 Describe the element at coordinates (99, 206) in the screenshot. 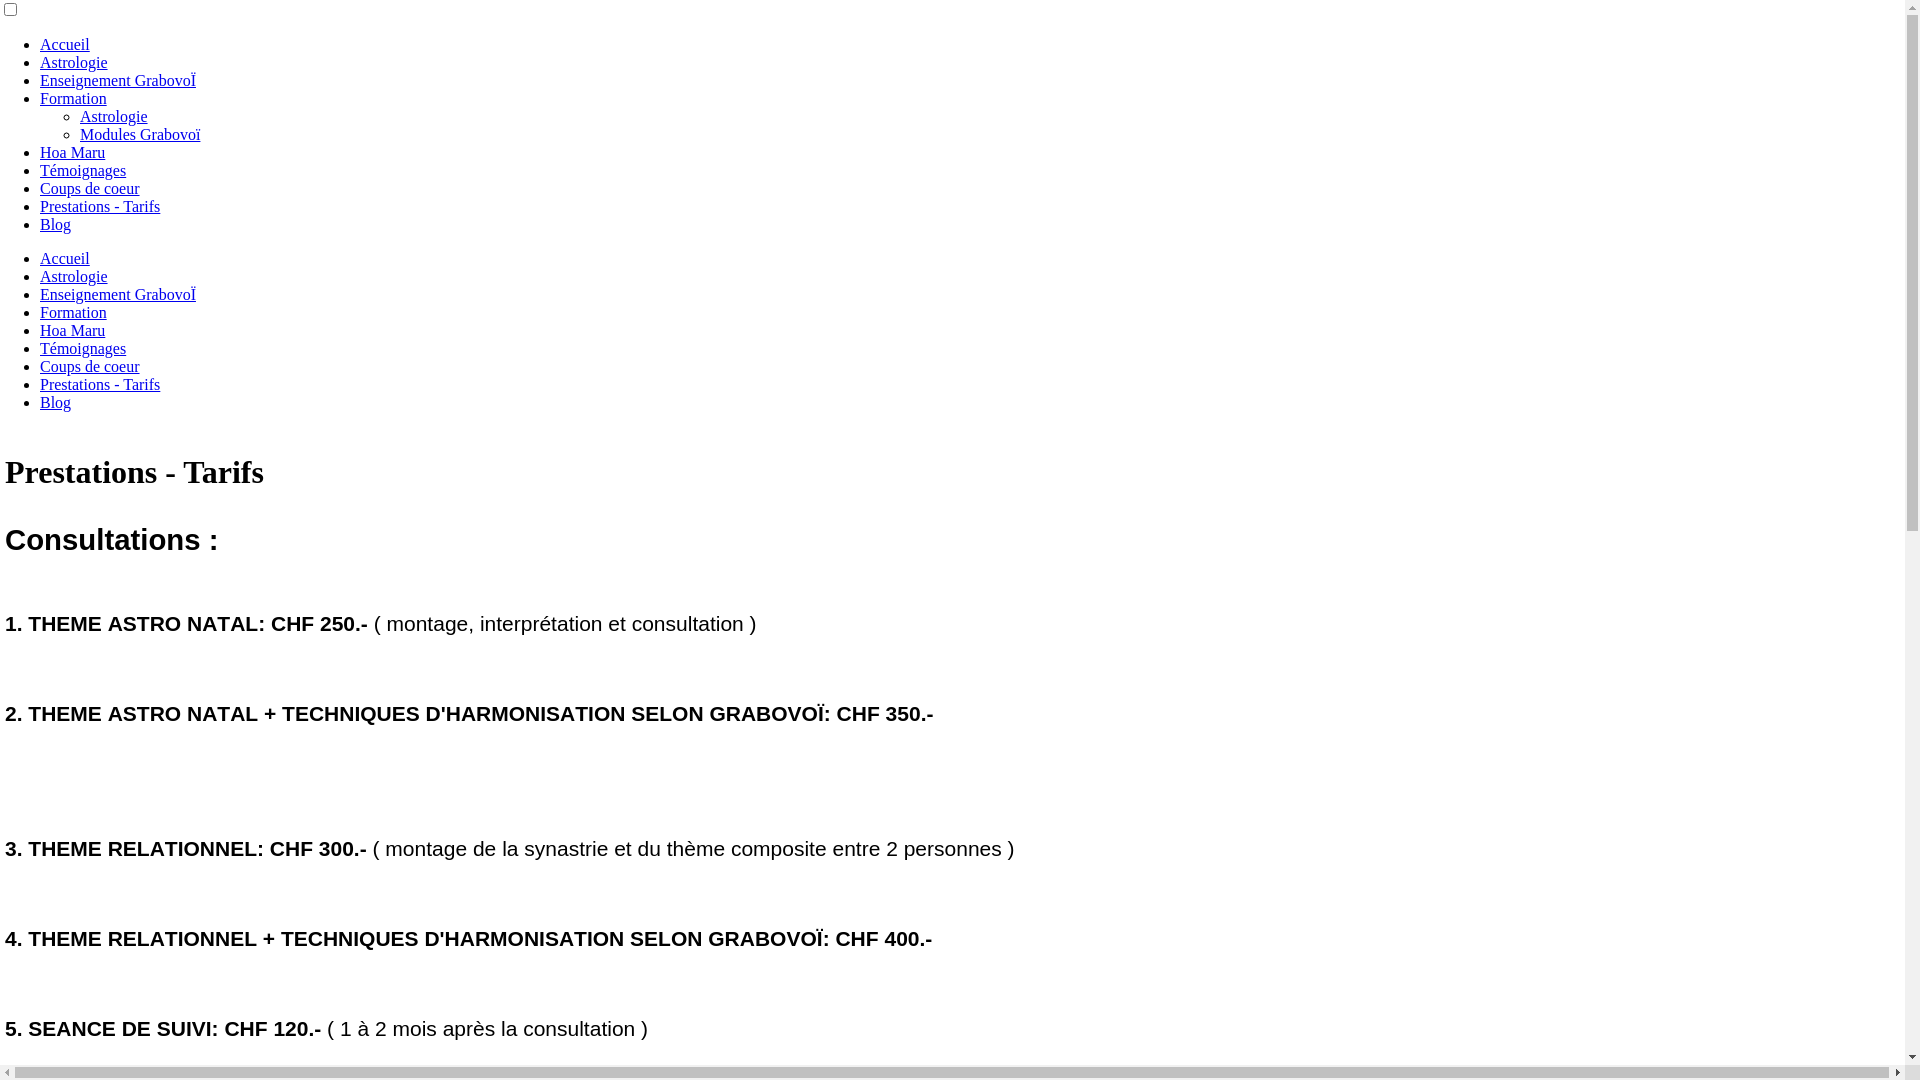

I see `'Prestations - Tarifs'` at that location.